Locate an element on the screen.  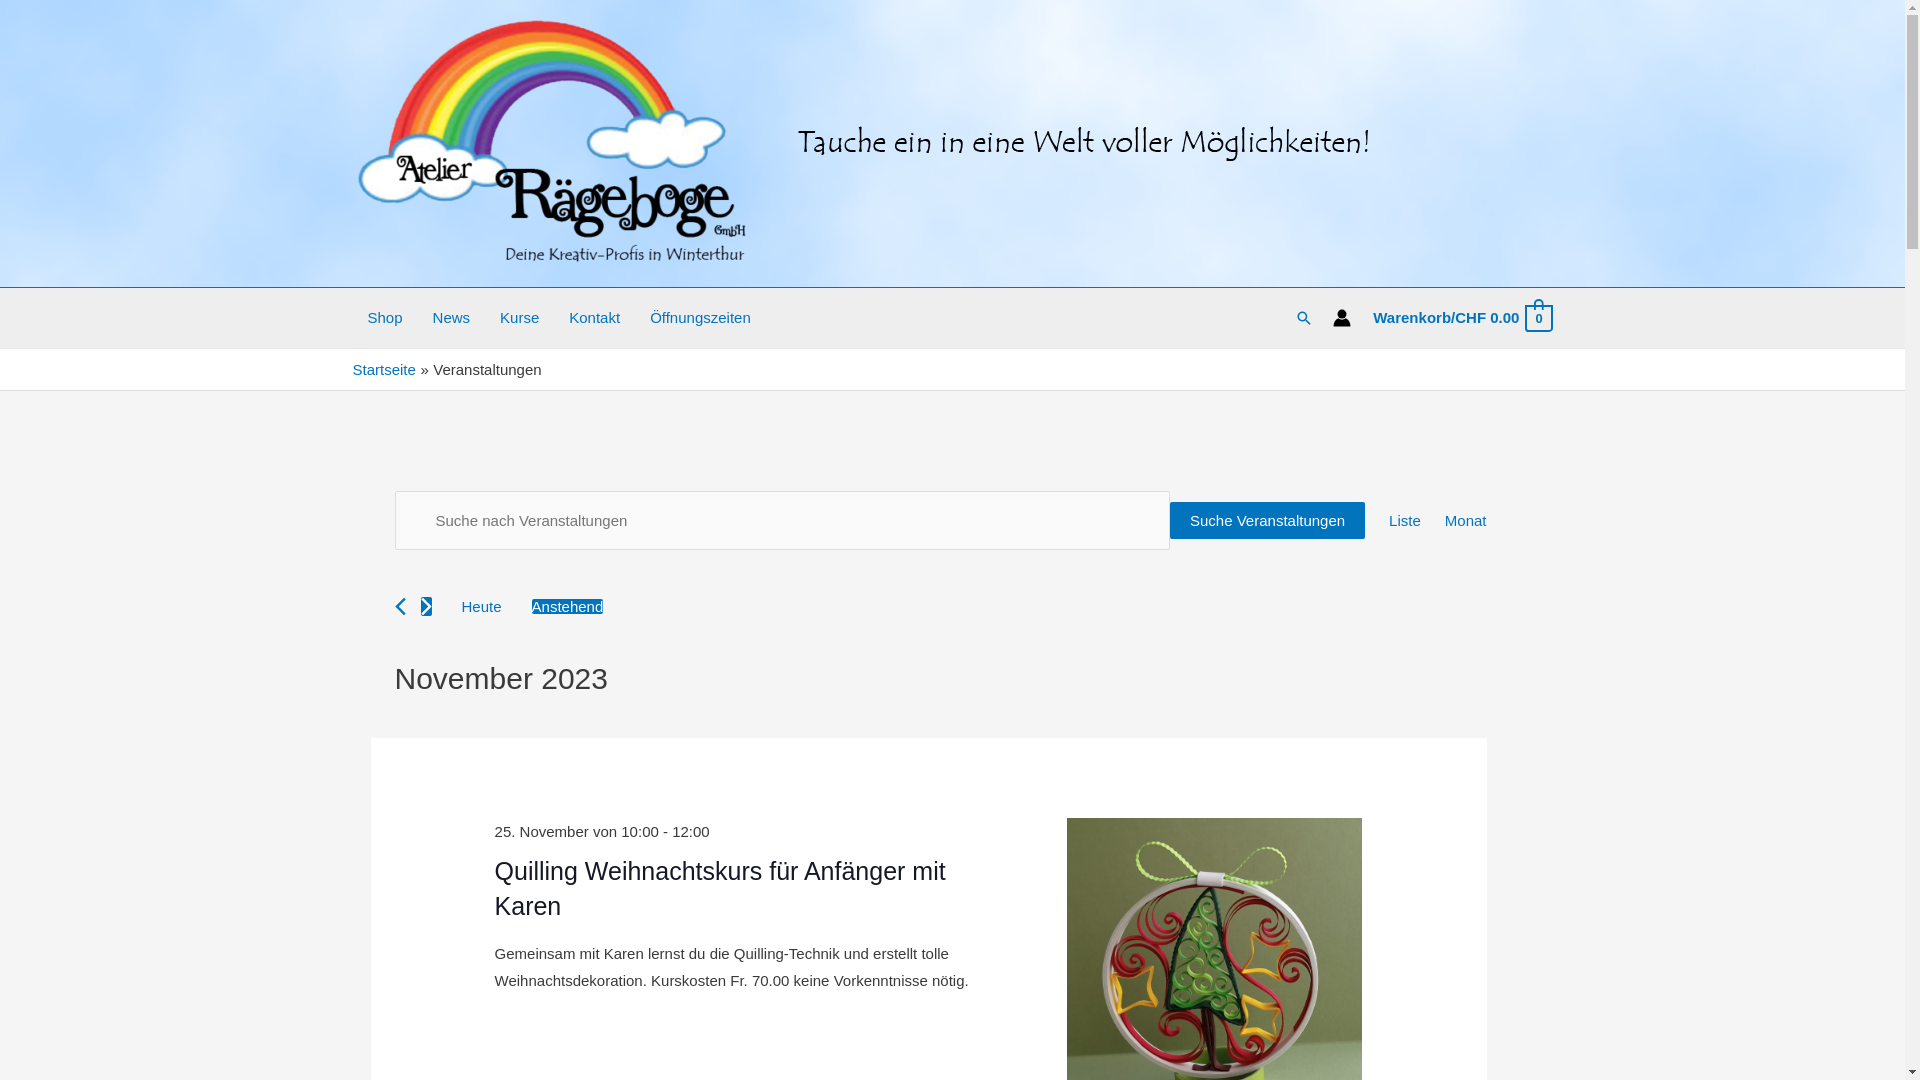
'News' is located at coordinates (450, 316).